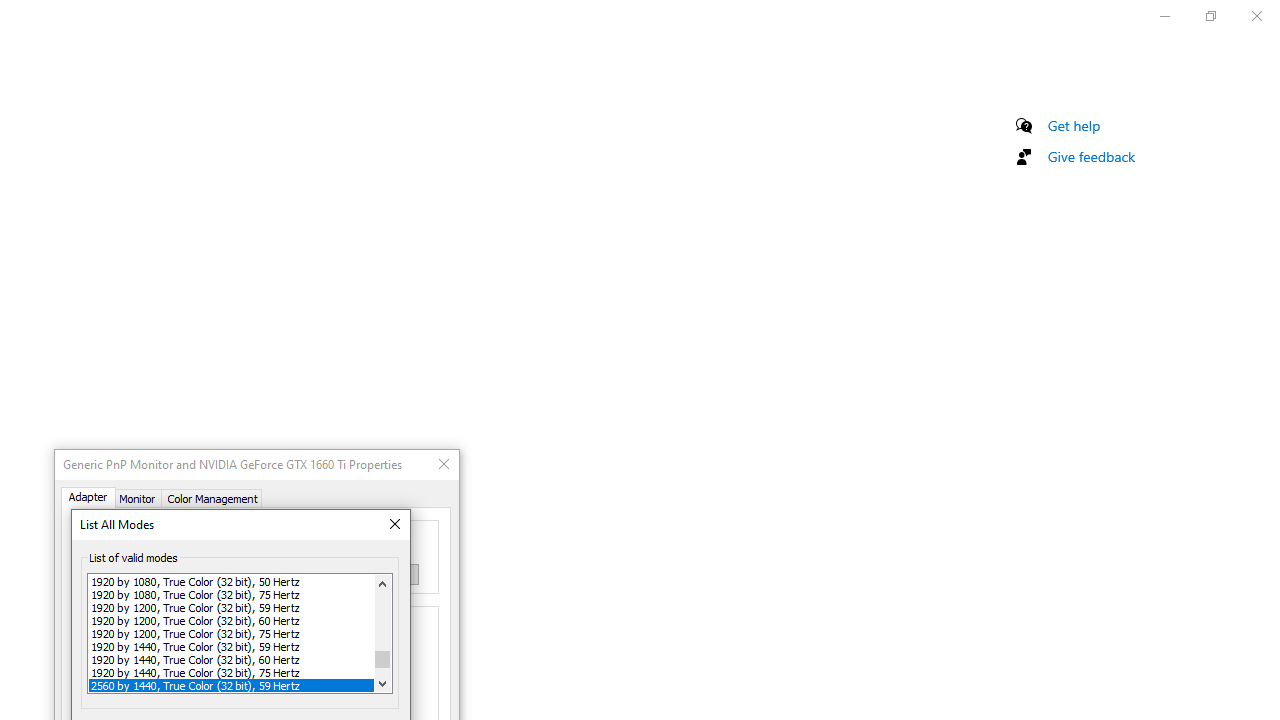 The image size is (1280, 720). I want to click on '2560 by 1440, True Color (32 bit), 59 Hertz', so click(231, 684).